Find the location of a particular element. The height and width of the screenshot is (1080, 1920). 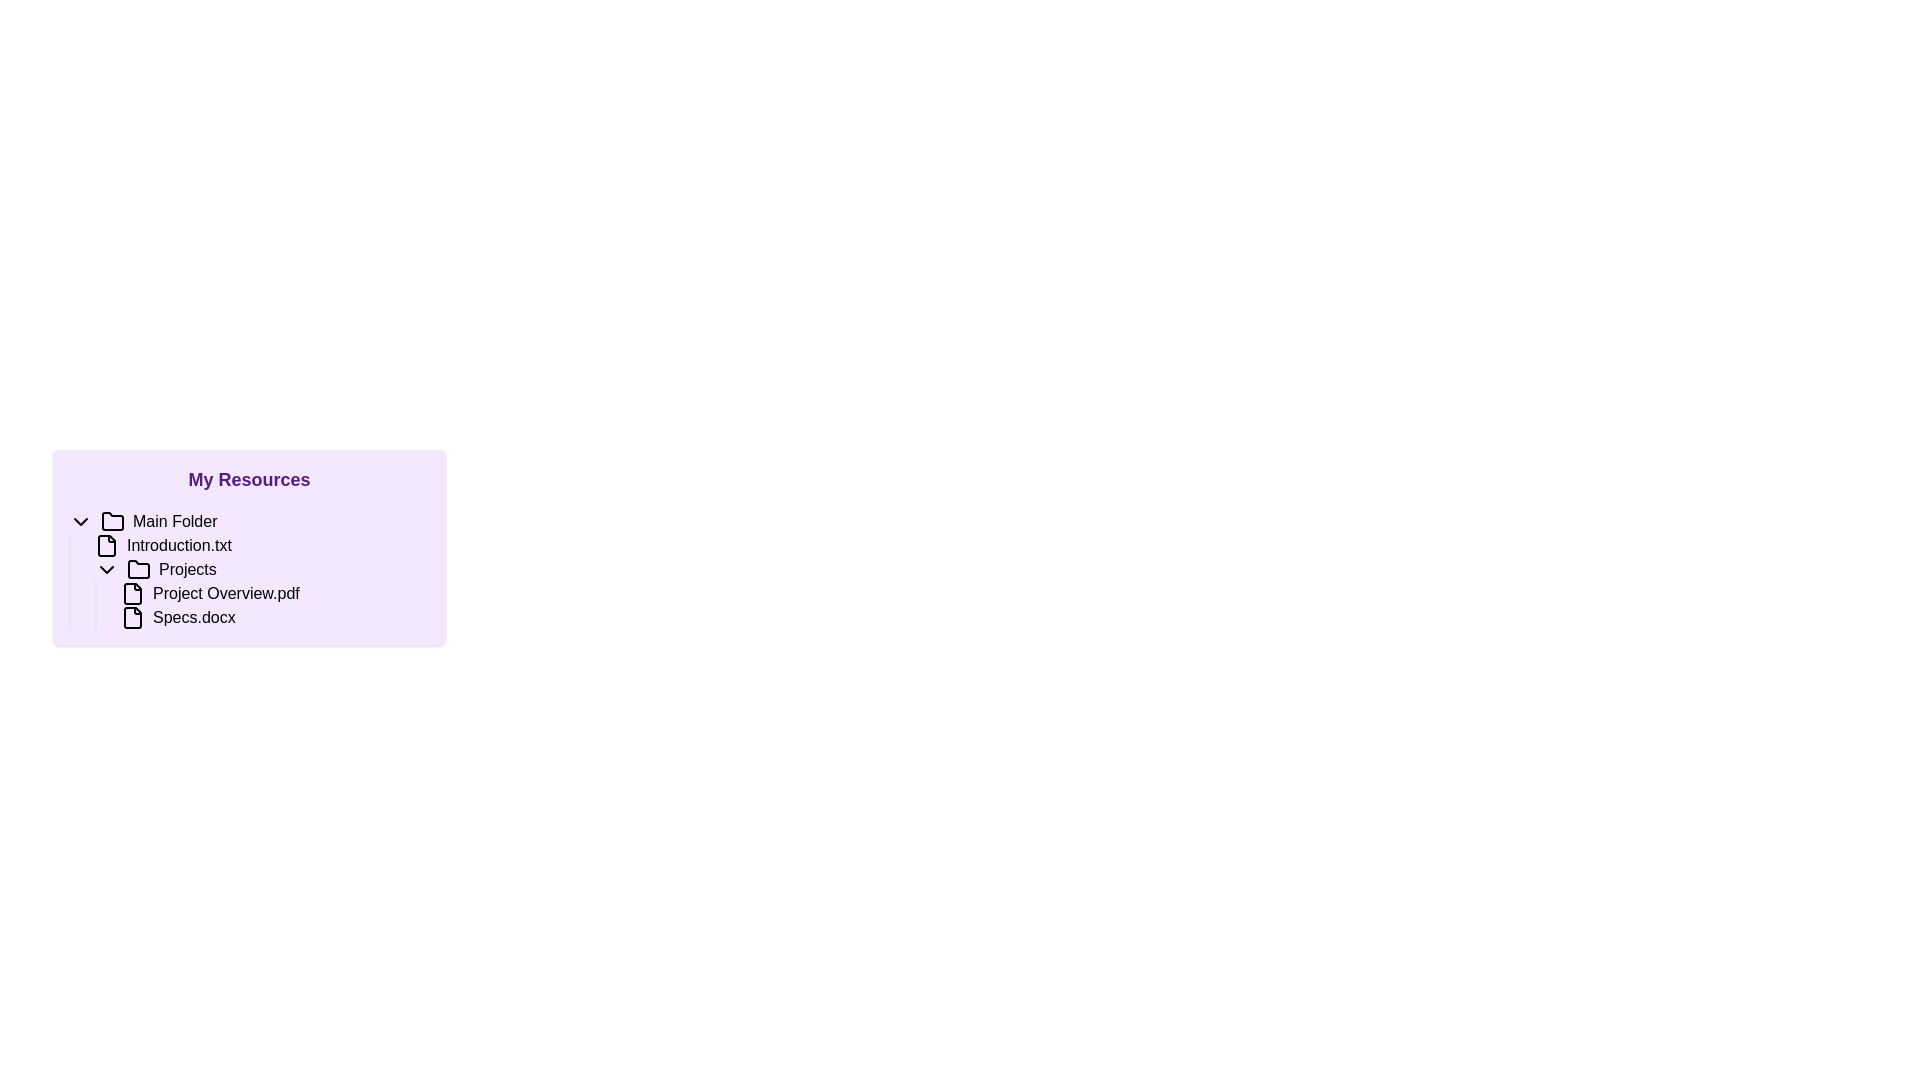

to select the 'Projects' folder icon, which has a stylized outline and is positioned in a hierarchical file system, below 'Introduction.txt' and above 'Project Overview.pdf' is located at coordinates (138, 569).